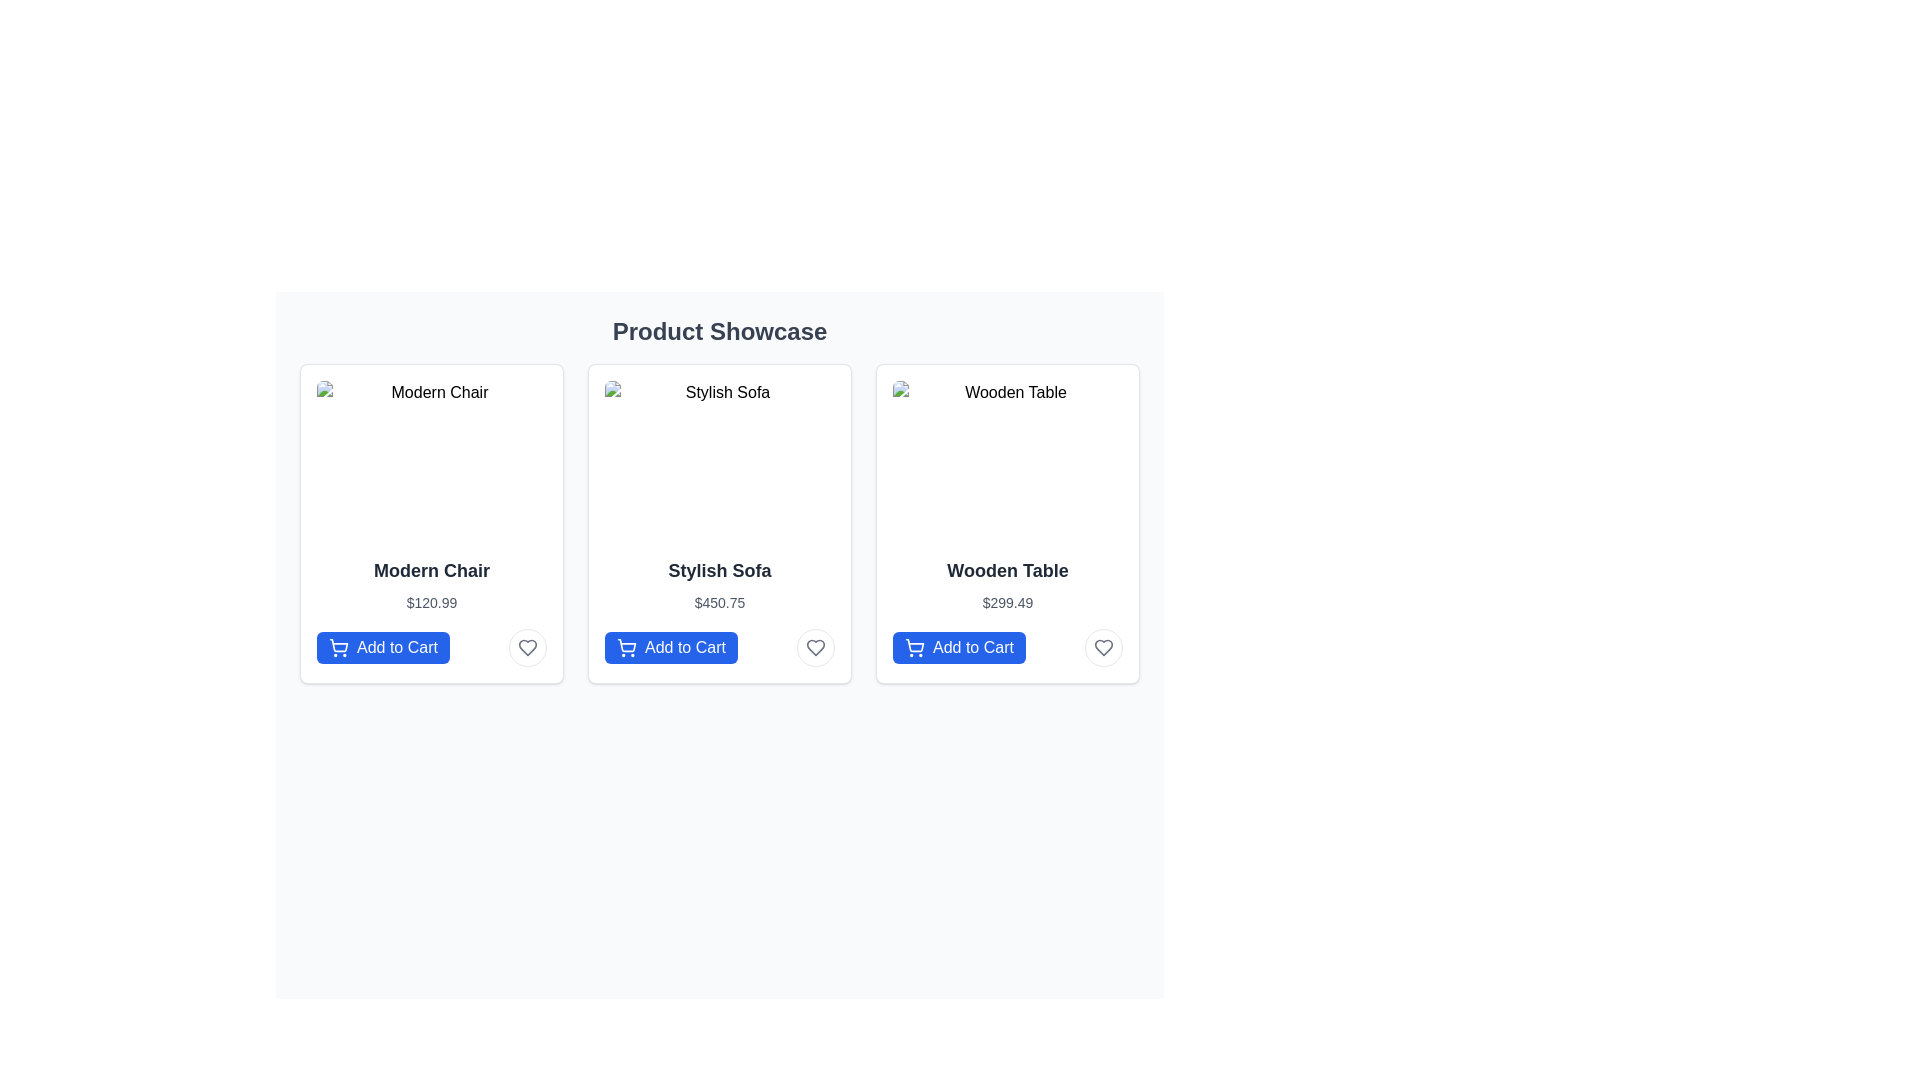  Describe the element at coordinates (383, 648) in the screenshot. I see `the 'Add to Cart' button for the Modern Chair located at the bottom left of the first product card in the 'Product Showcase' grid layout` at that location.